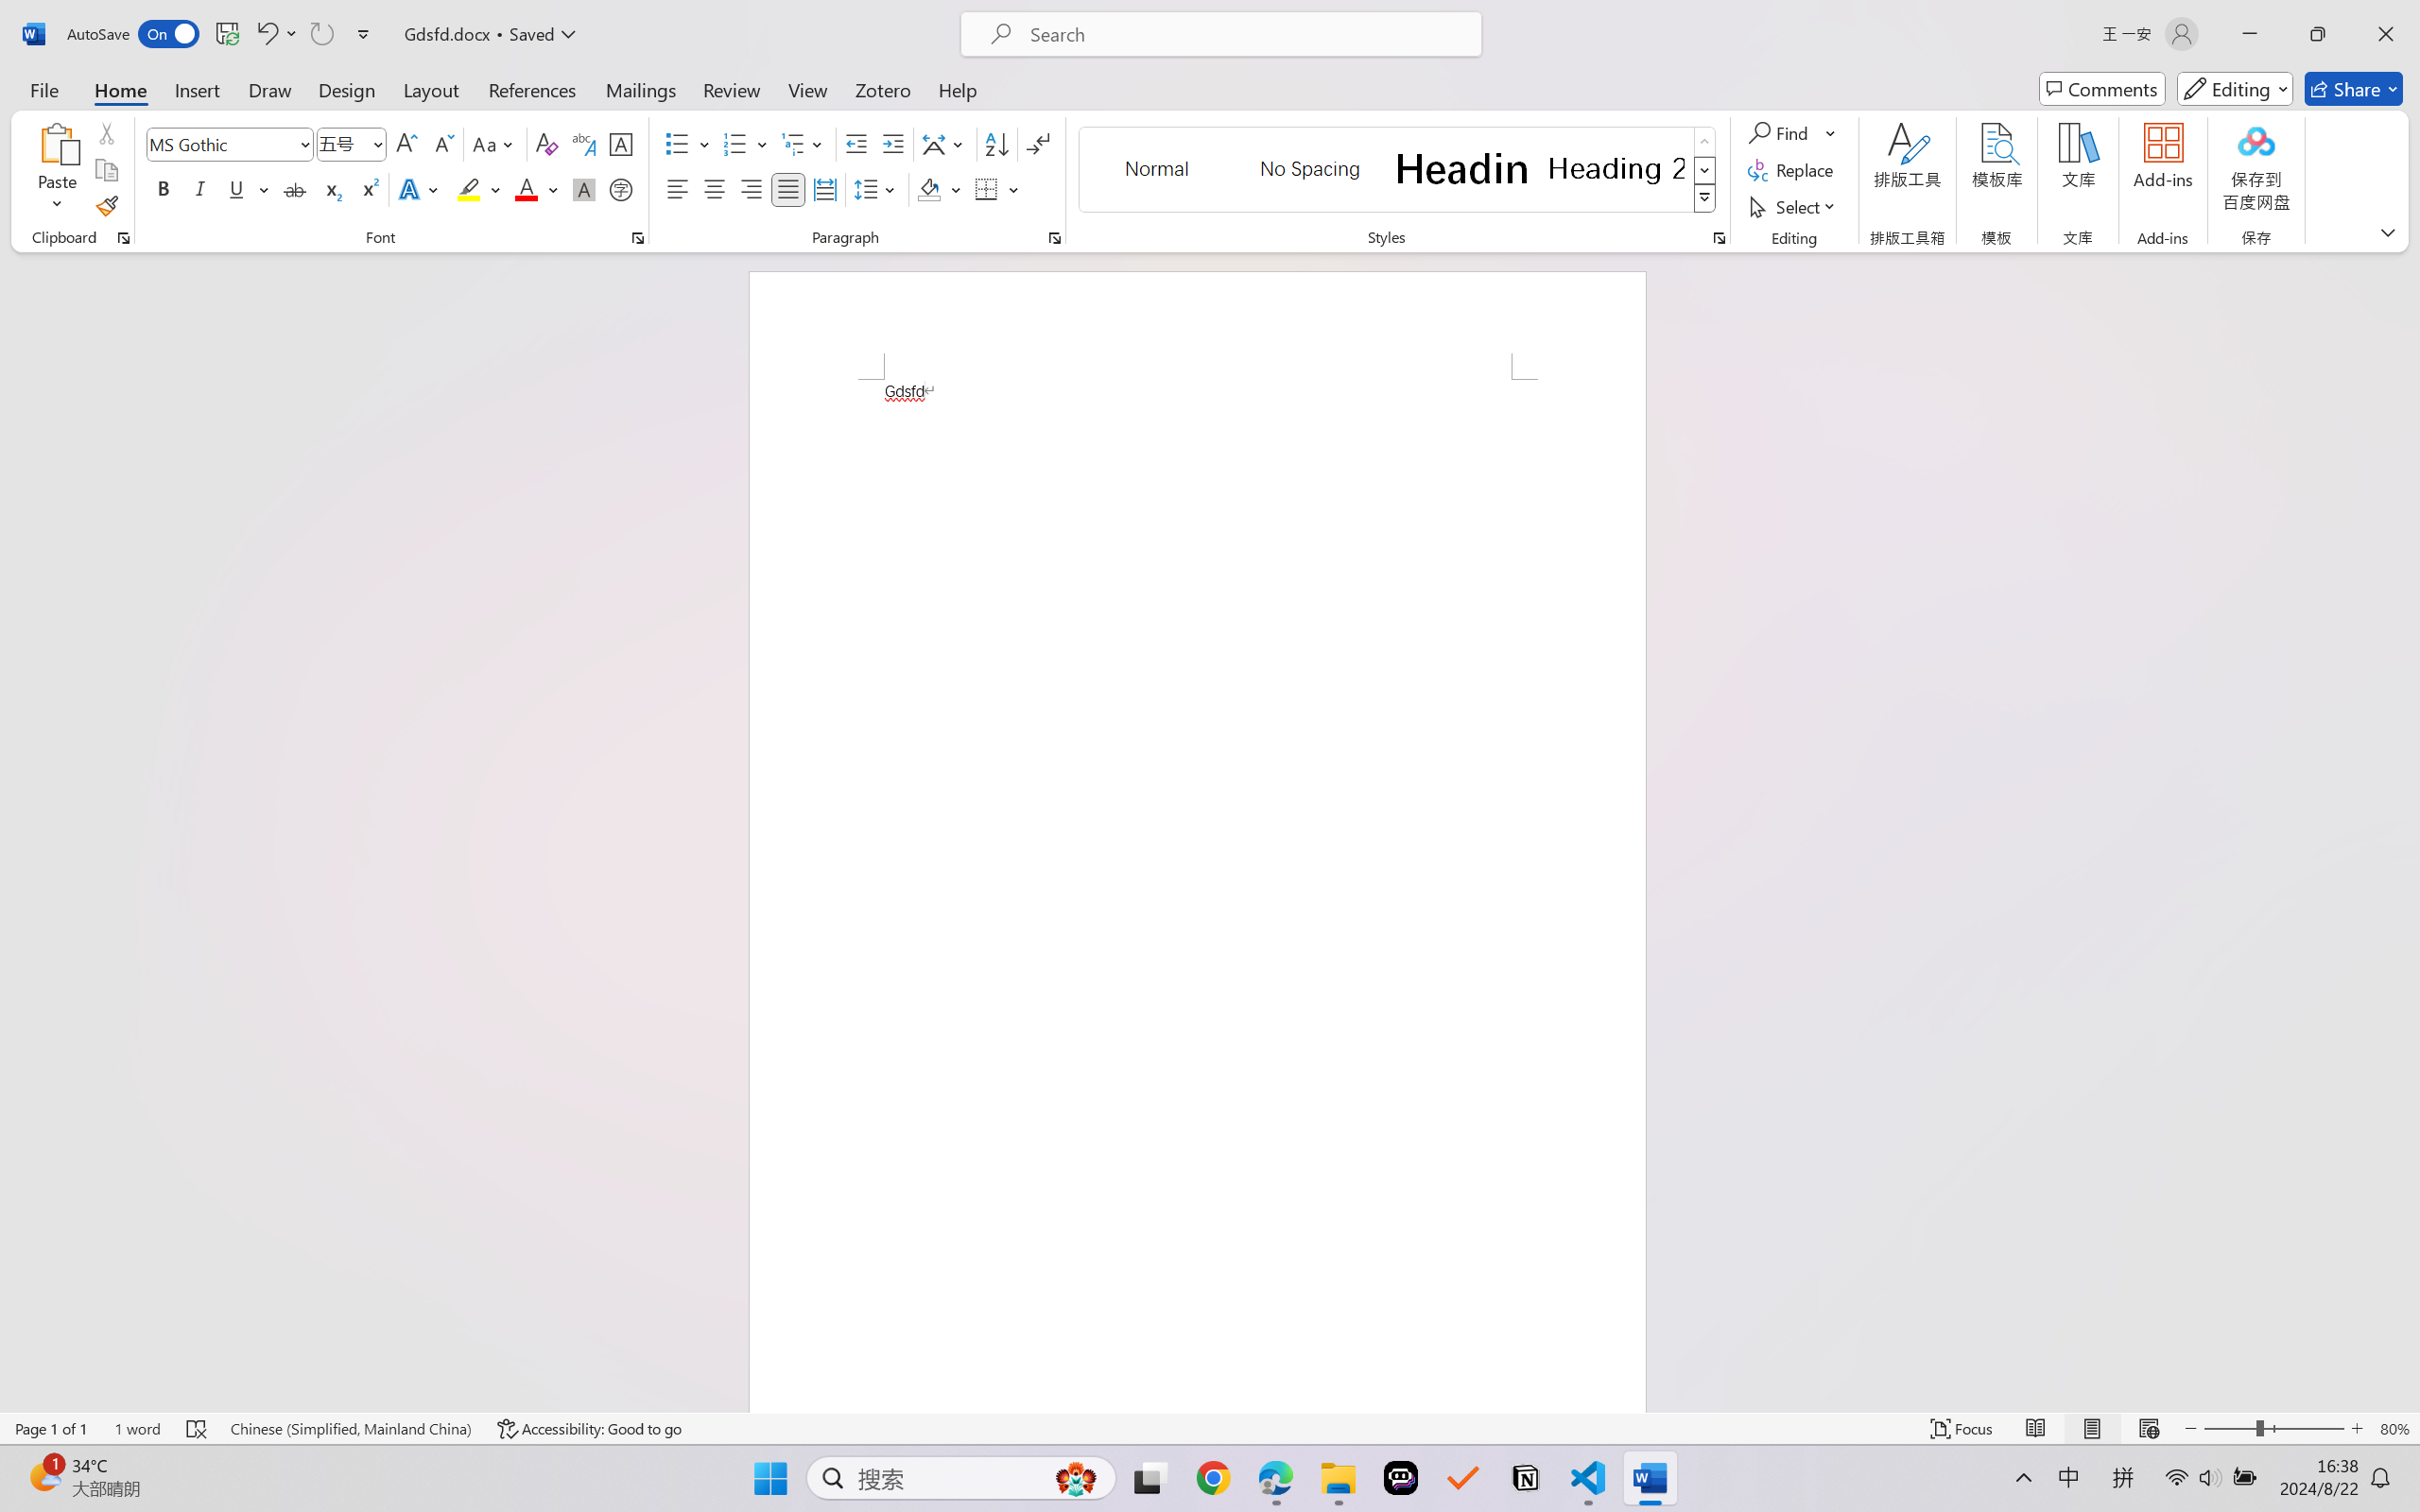  I want to click on 'Zoom 80%', so click(2394, 1428).